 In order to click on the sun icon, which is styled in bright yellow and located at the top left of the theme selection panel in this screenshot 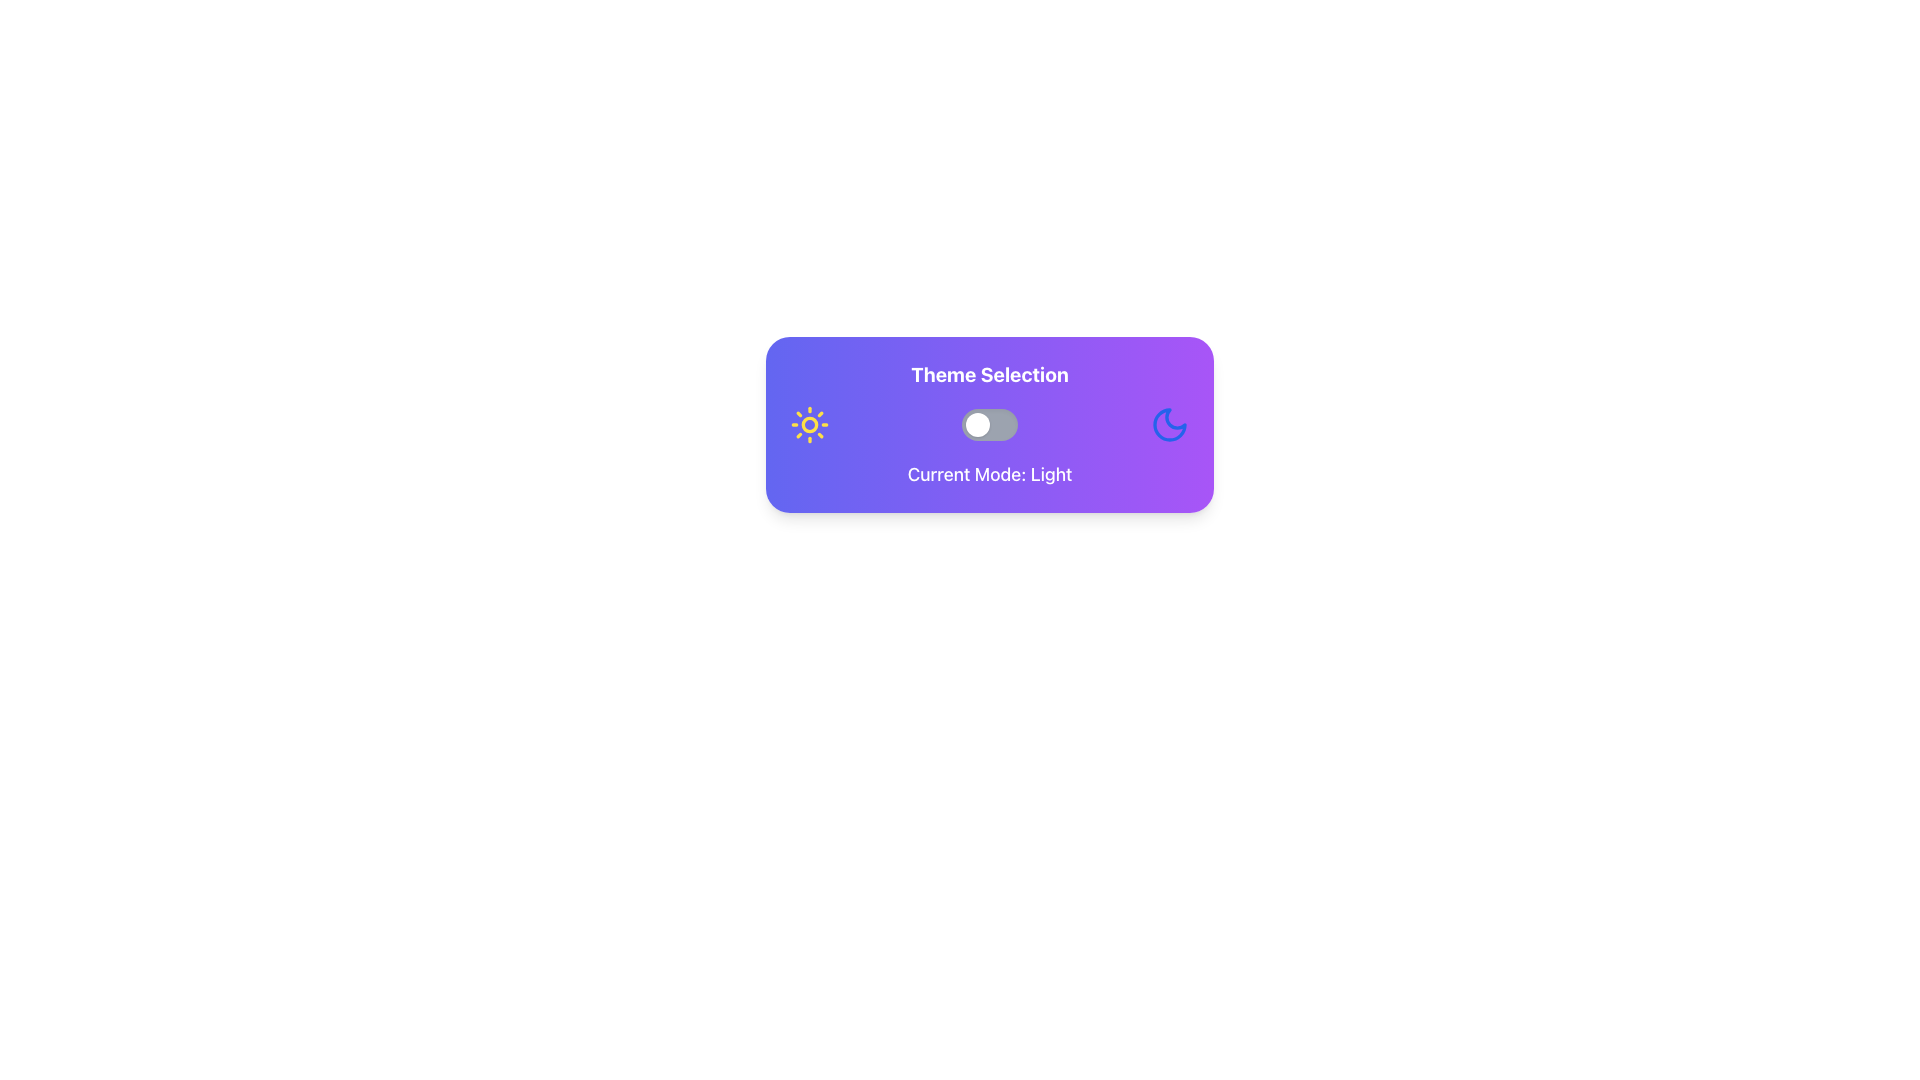, I will do `click(810, 423)`.